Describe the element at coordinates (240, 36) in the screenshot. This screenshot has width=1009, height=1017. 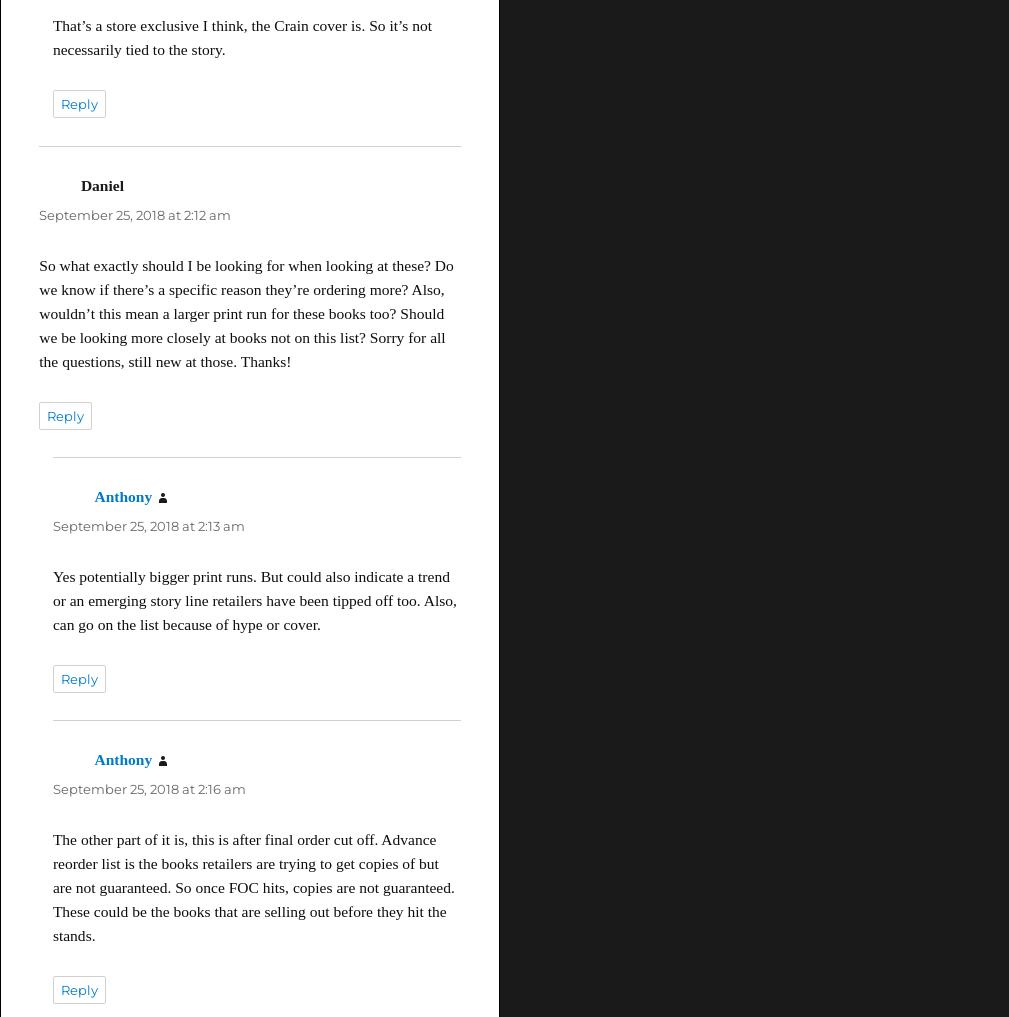
I see `'That’s a store exclusive I think, the Crain cover is. So it’s not necessarily tied to the story.'` at that location.